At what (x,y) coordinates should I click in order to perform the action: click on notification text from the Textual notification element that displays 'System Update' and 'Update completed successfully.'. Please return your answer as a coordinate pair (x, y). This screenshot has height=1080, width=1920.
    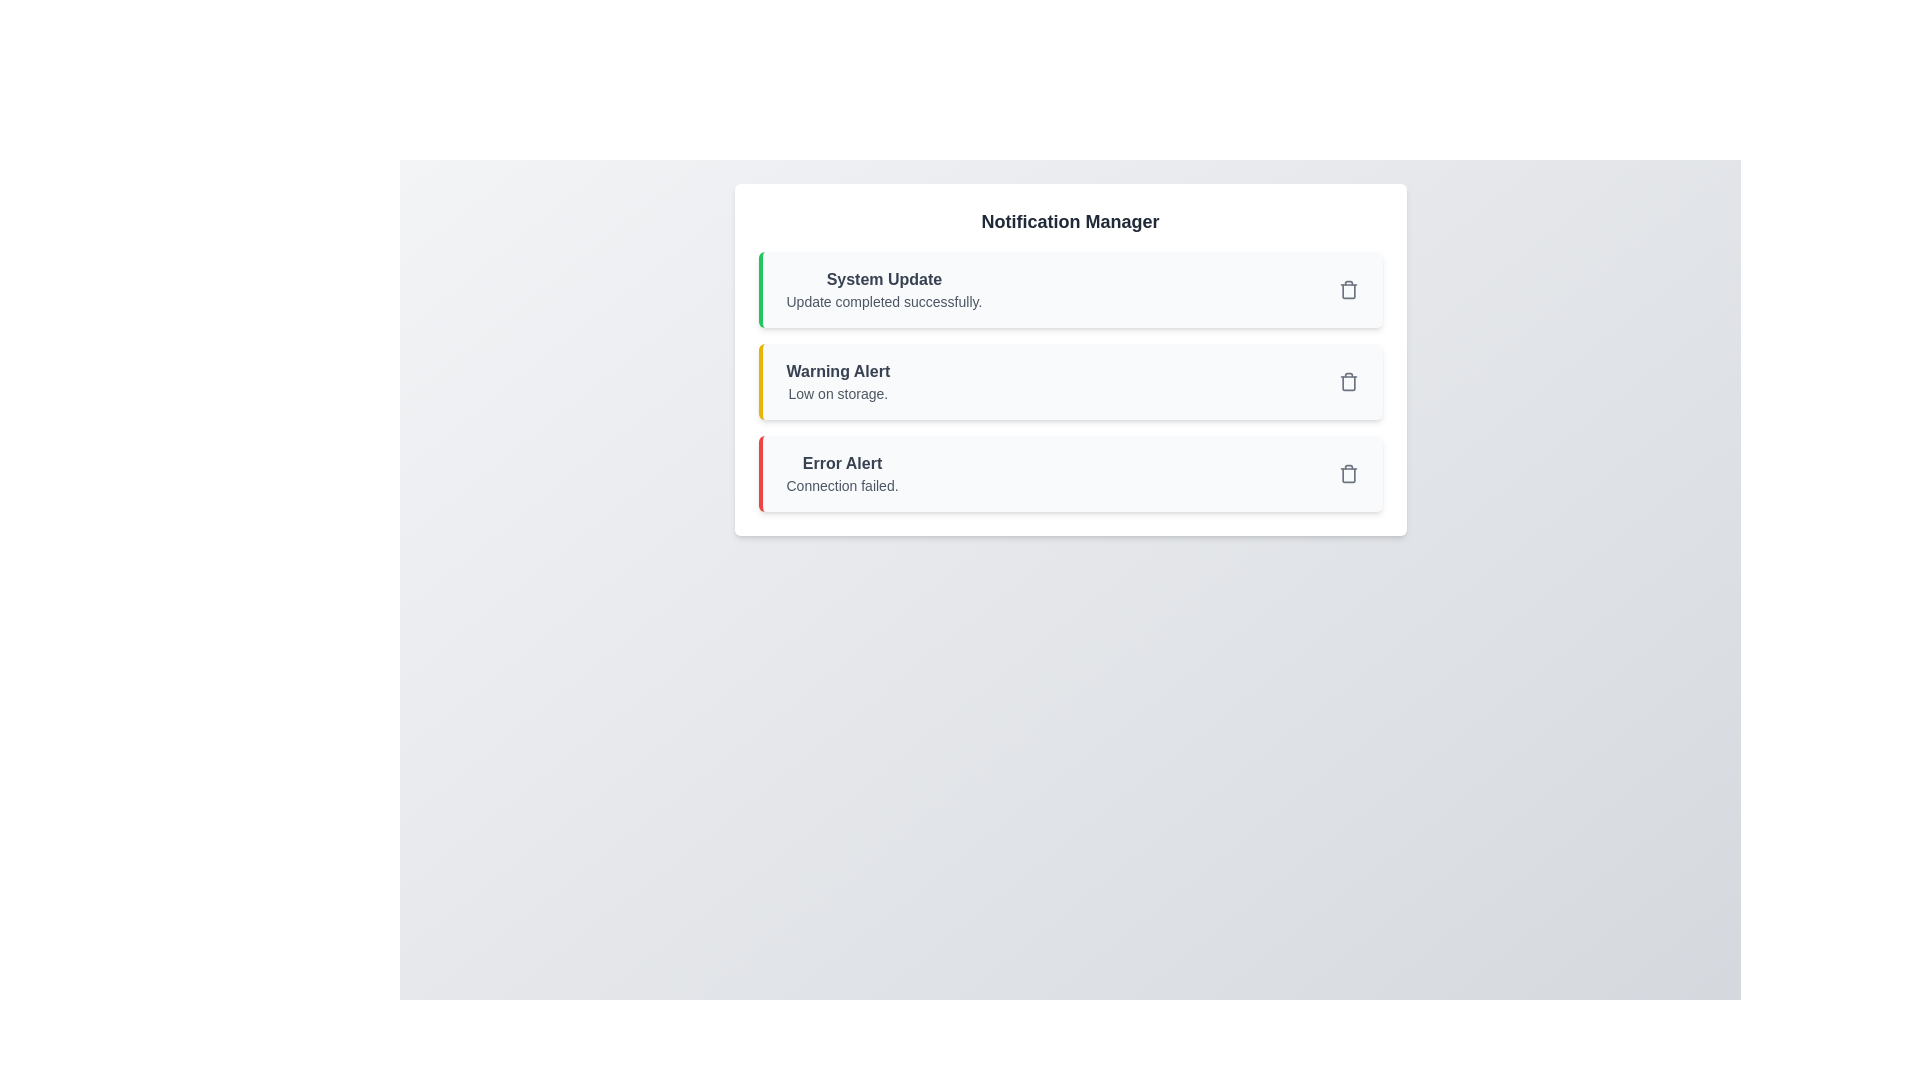
    Looking at the image, I should click on (883, 289).